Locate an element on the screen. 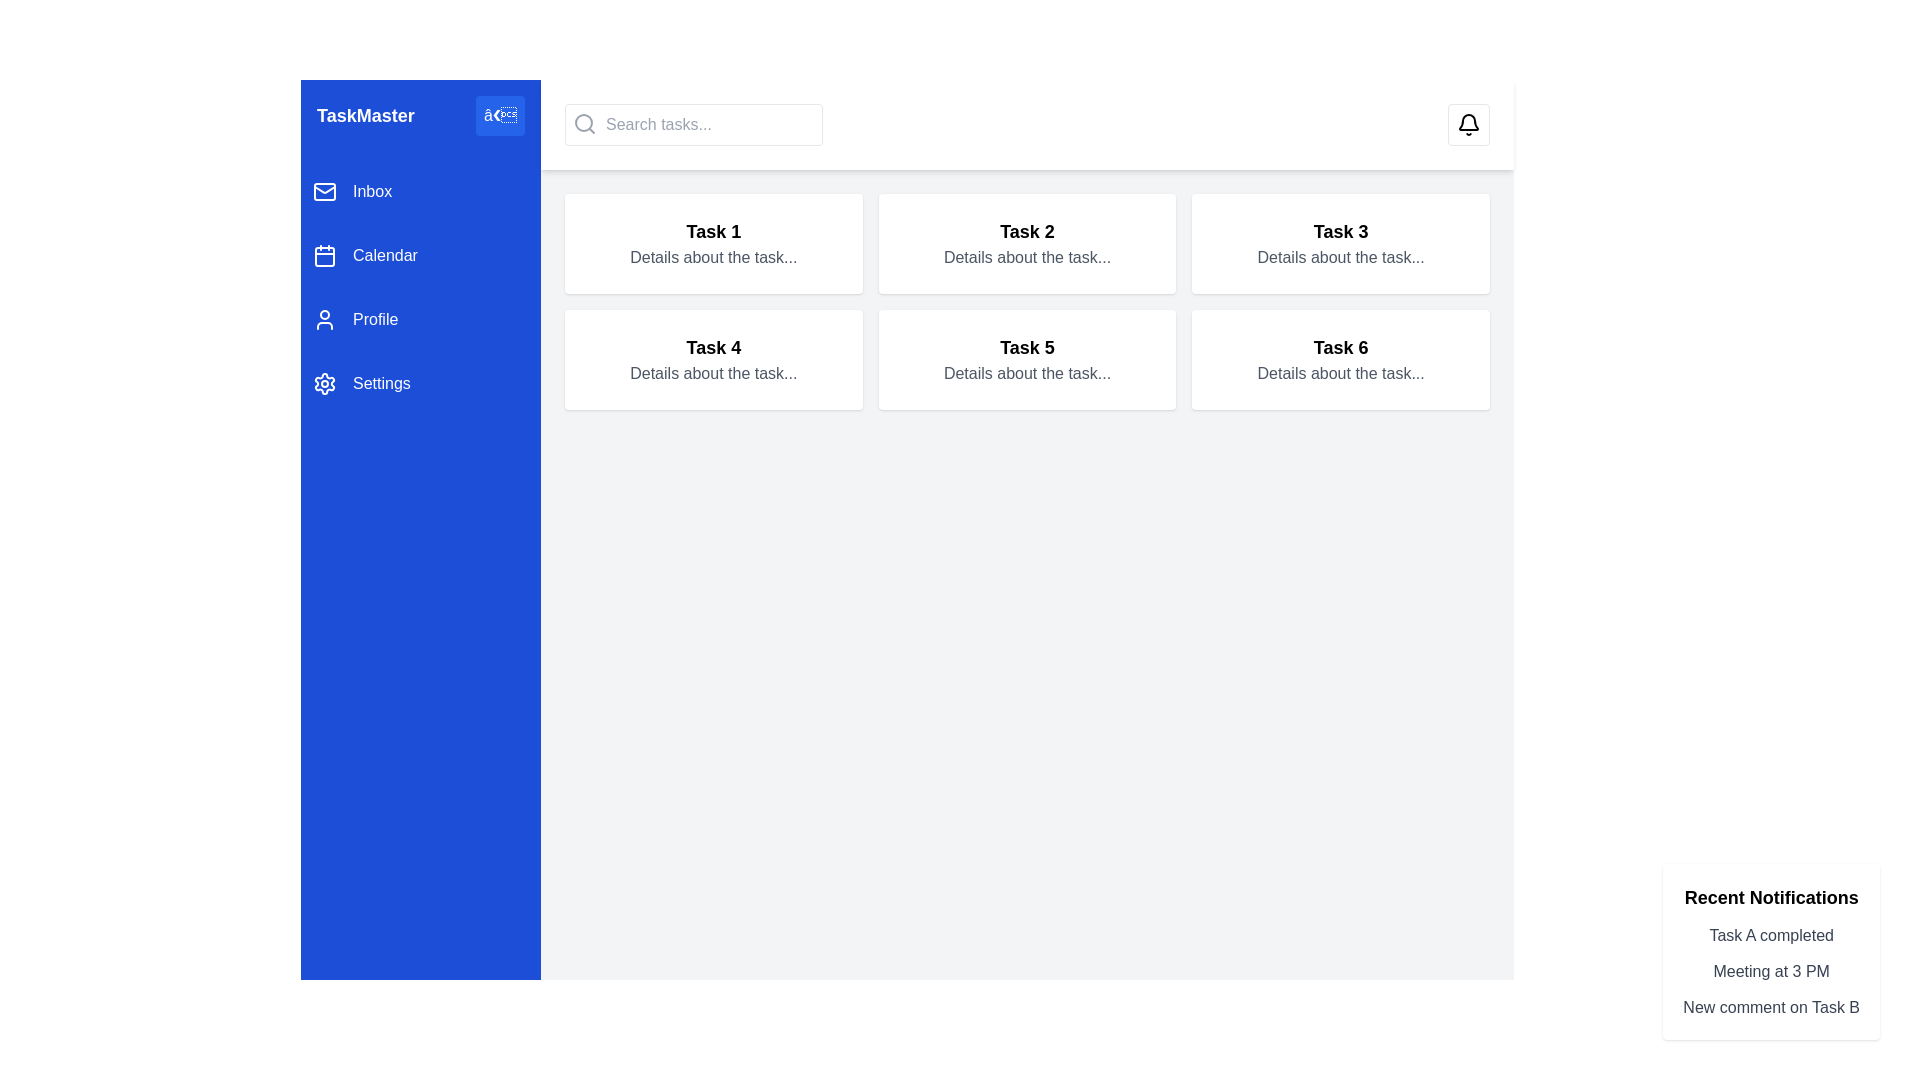 The image size is (1920, 1080). the static informational card that displays 'Task 6' and 'Details about the task...' located at the bottom-right in the grid layout is located at coordinates (1341, 358).